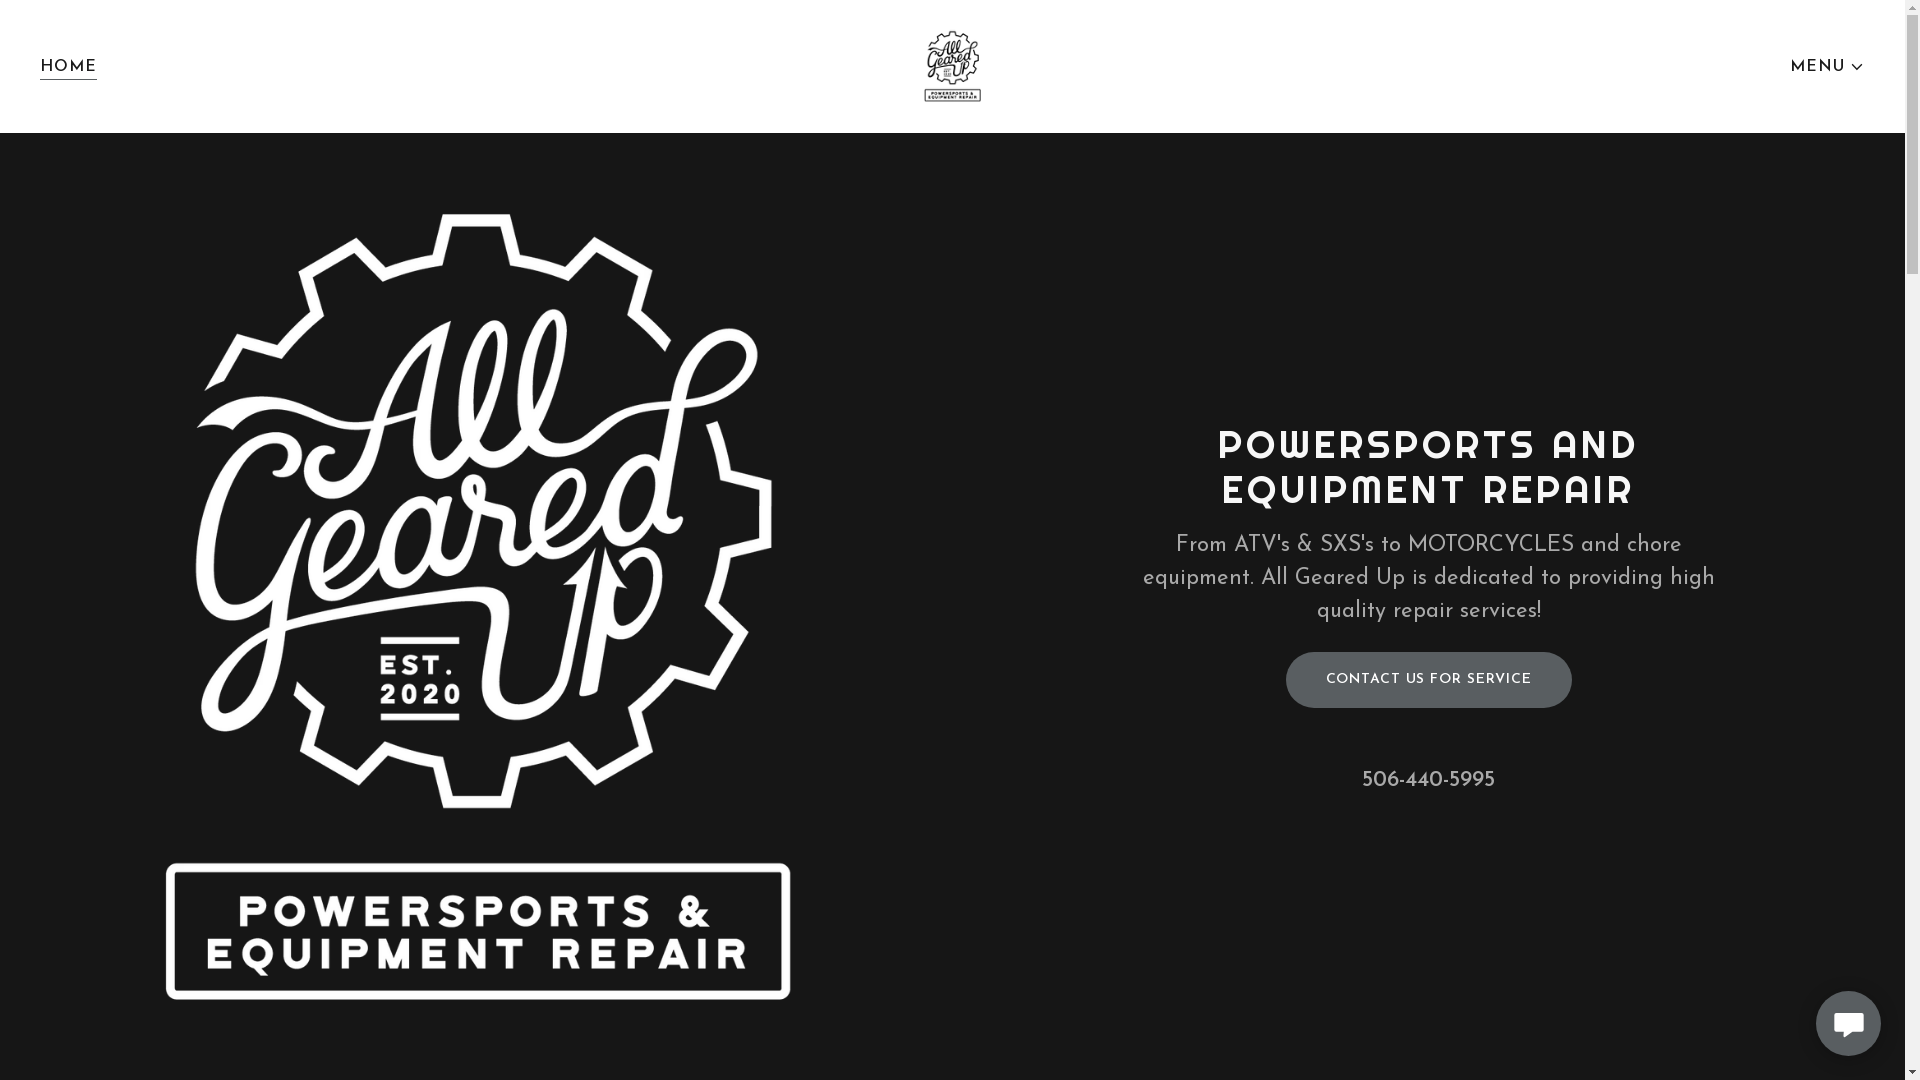 The height and width of the screenshot is (1080, 1920). What do you see at coordinates (68, 65) in the screenshot?
I see `'HOME'` at bounding box center [68, 65].